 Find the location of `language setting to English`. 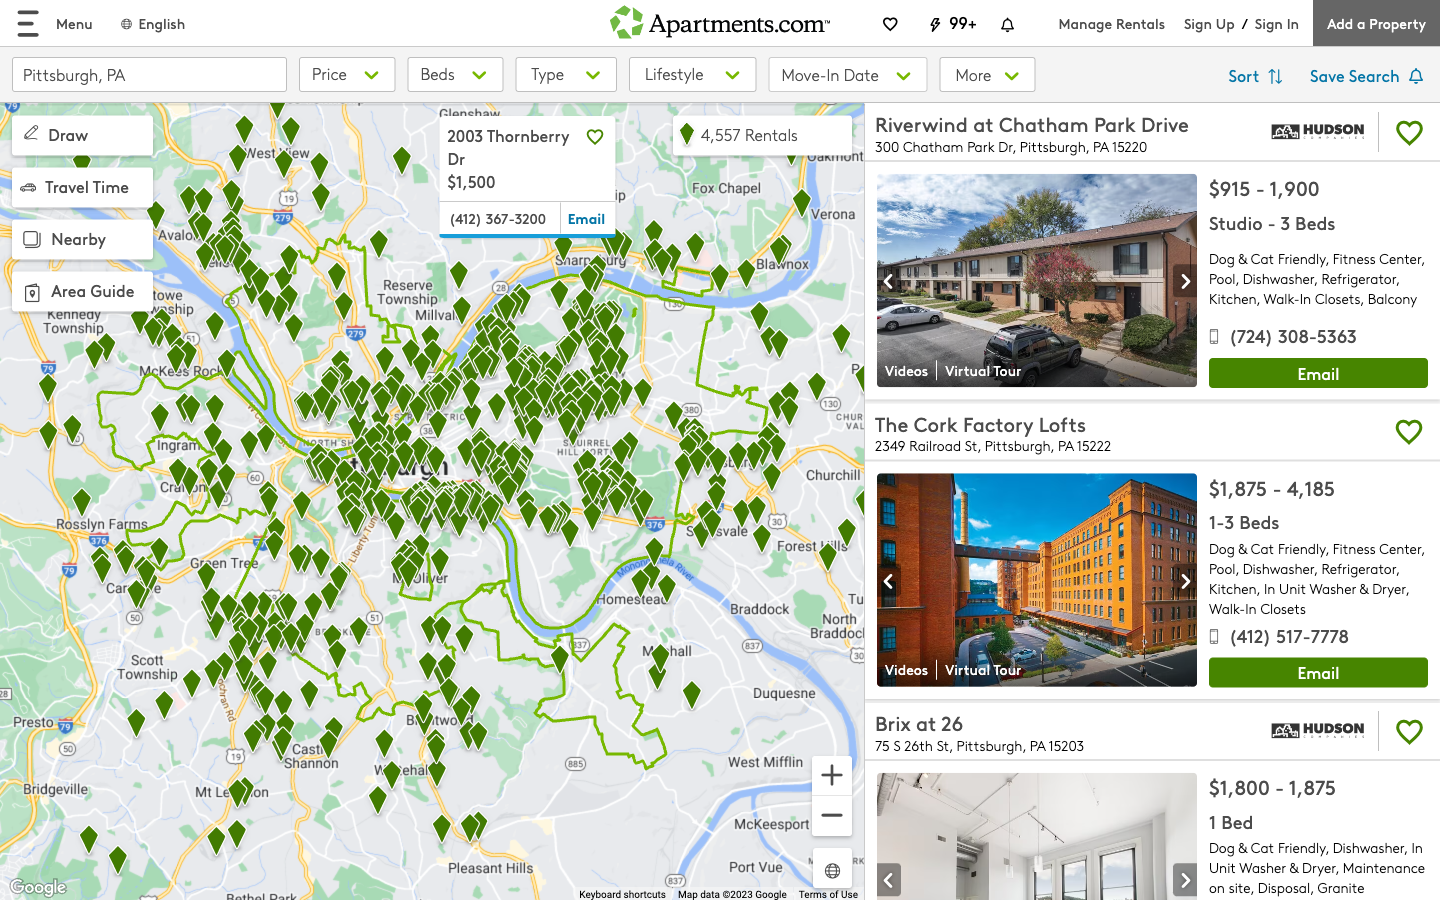

language setting to English is located at coordinates (151, 22).